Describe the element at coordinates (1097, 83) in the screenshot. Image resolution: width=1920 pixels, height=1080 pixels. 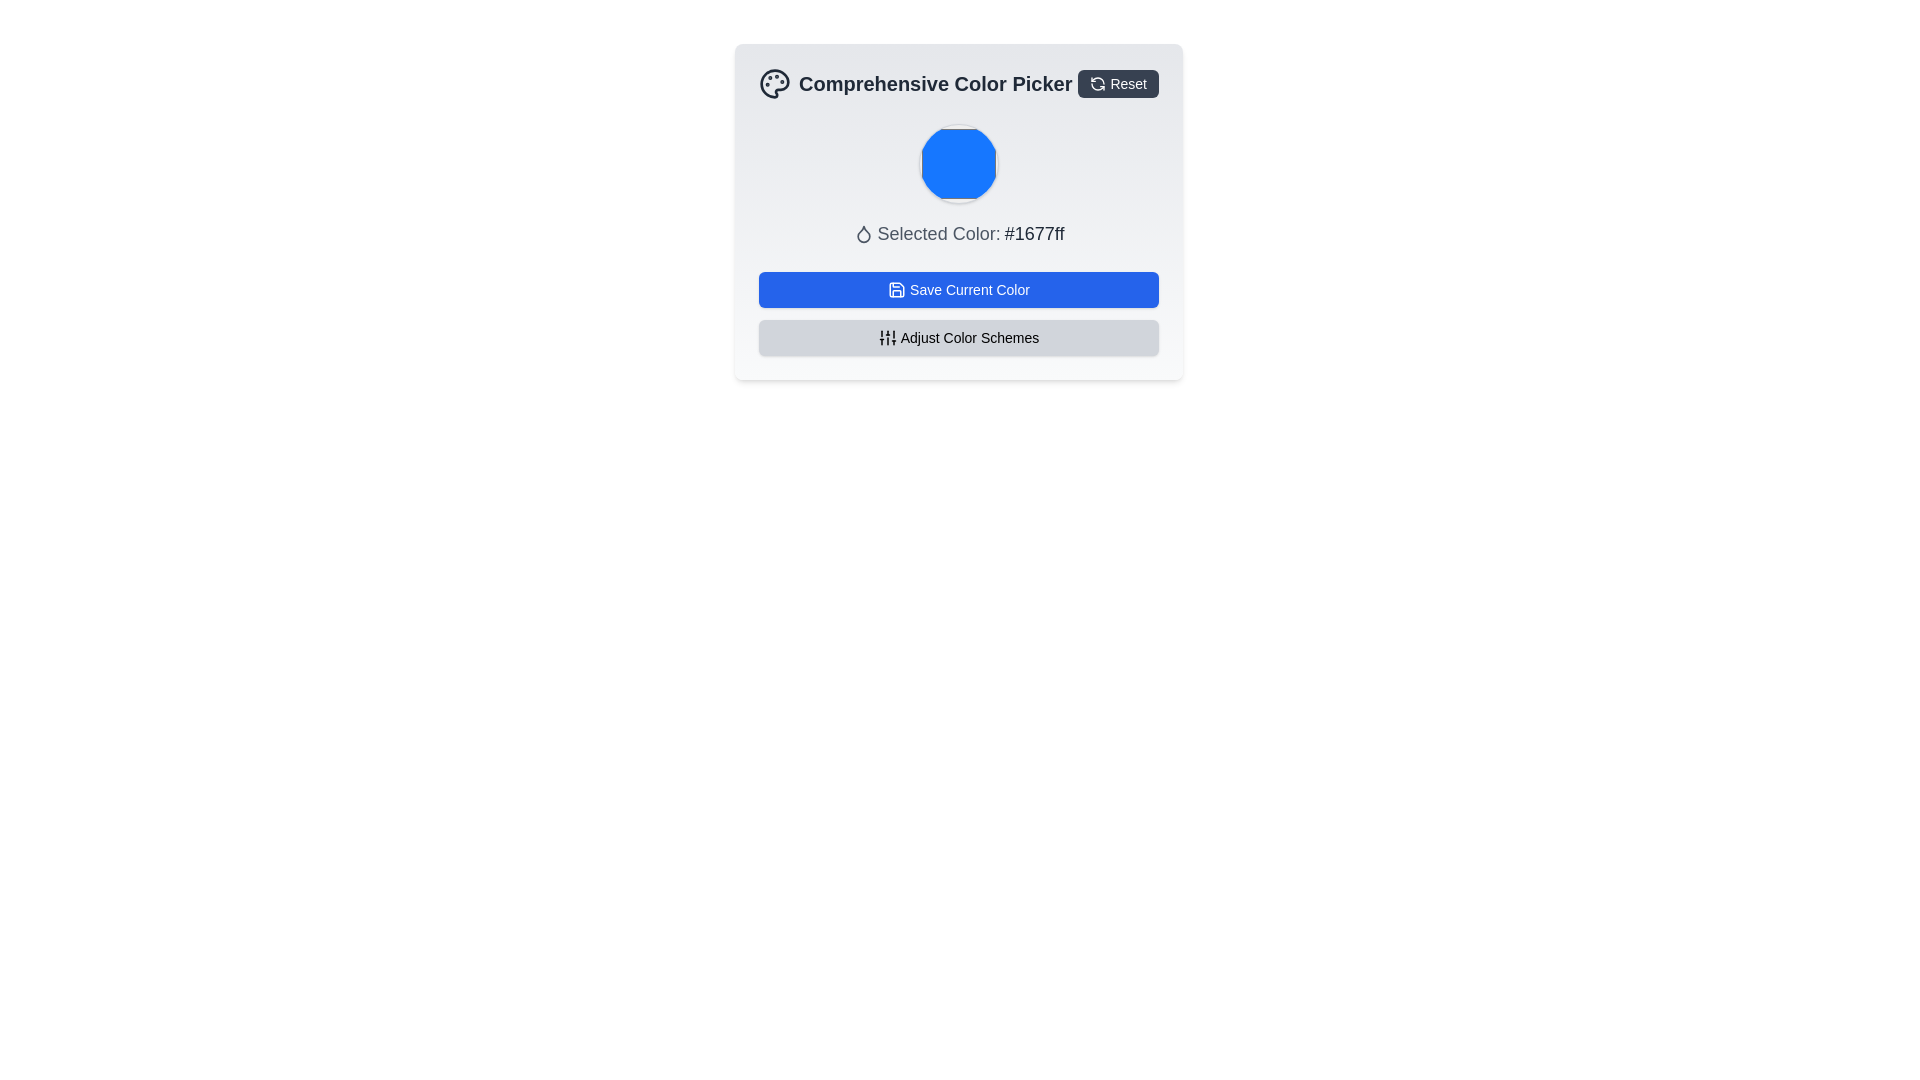
I see `the circular refresh icon located to the left of the 'Reset' text in the top-right corner of the color picker widget` at that location.